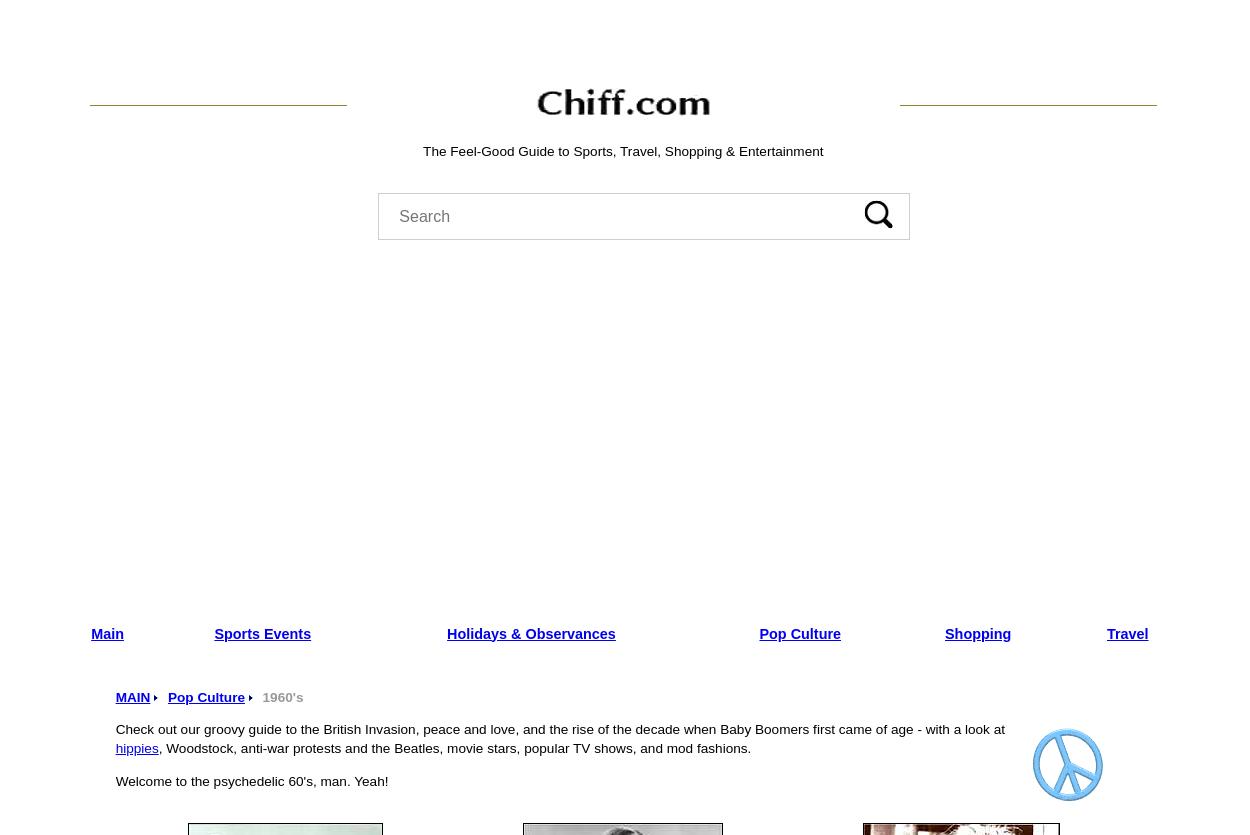 Image resolution: width=1250 pixels, height=835 pixels. Describe the element at coordinates (944, 632) in the screenshot. I see `'Shopping'` at that location.